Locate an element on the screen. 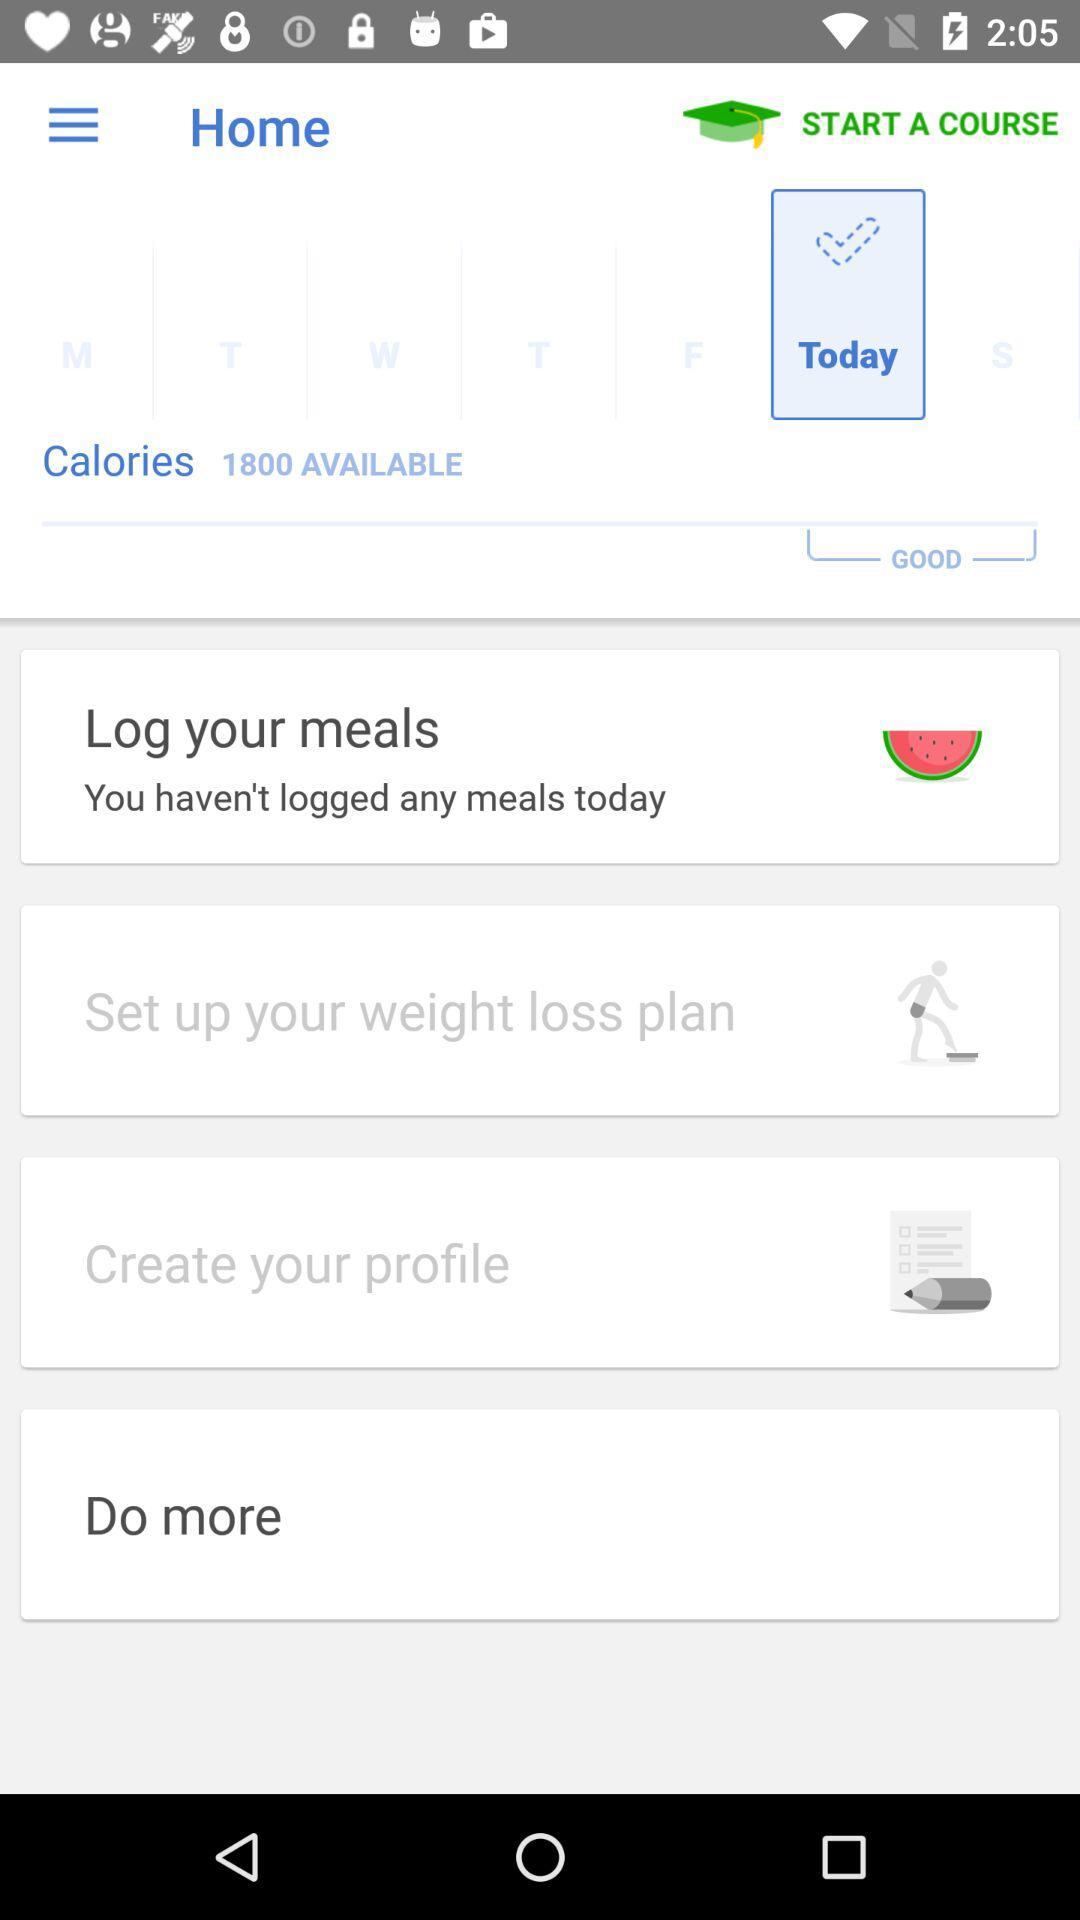 This screenshot has width=1080, height=1920. the item above the m is located at coordinates (72, 124).